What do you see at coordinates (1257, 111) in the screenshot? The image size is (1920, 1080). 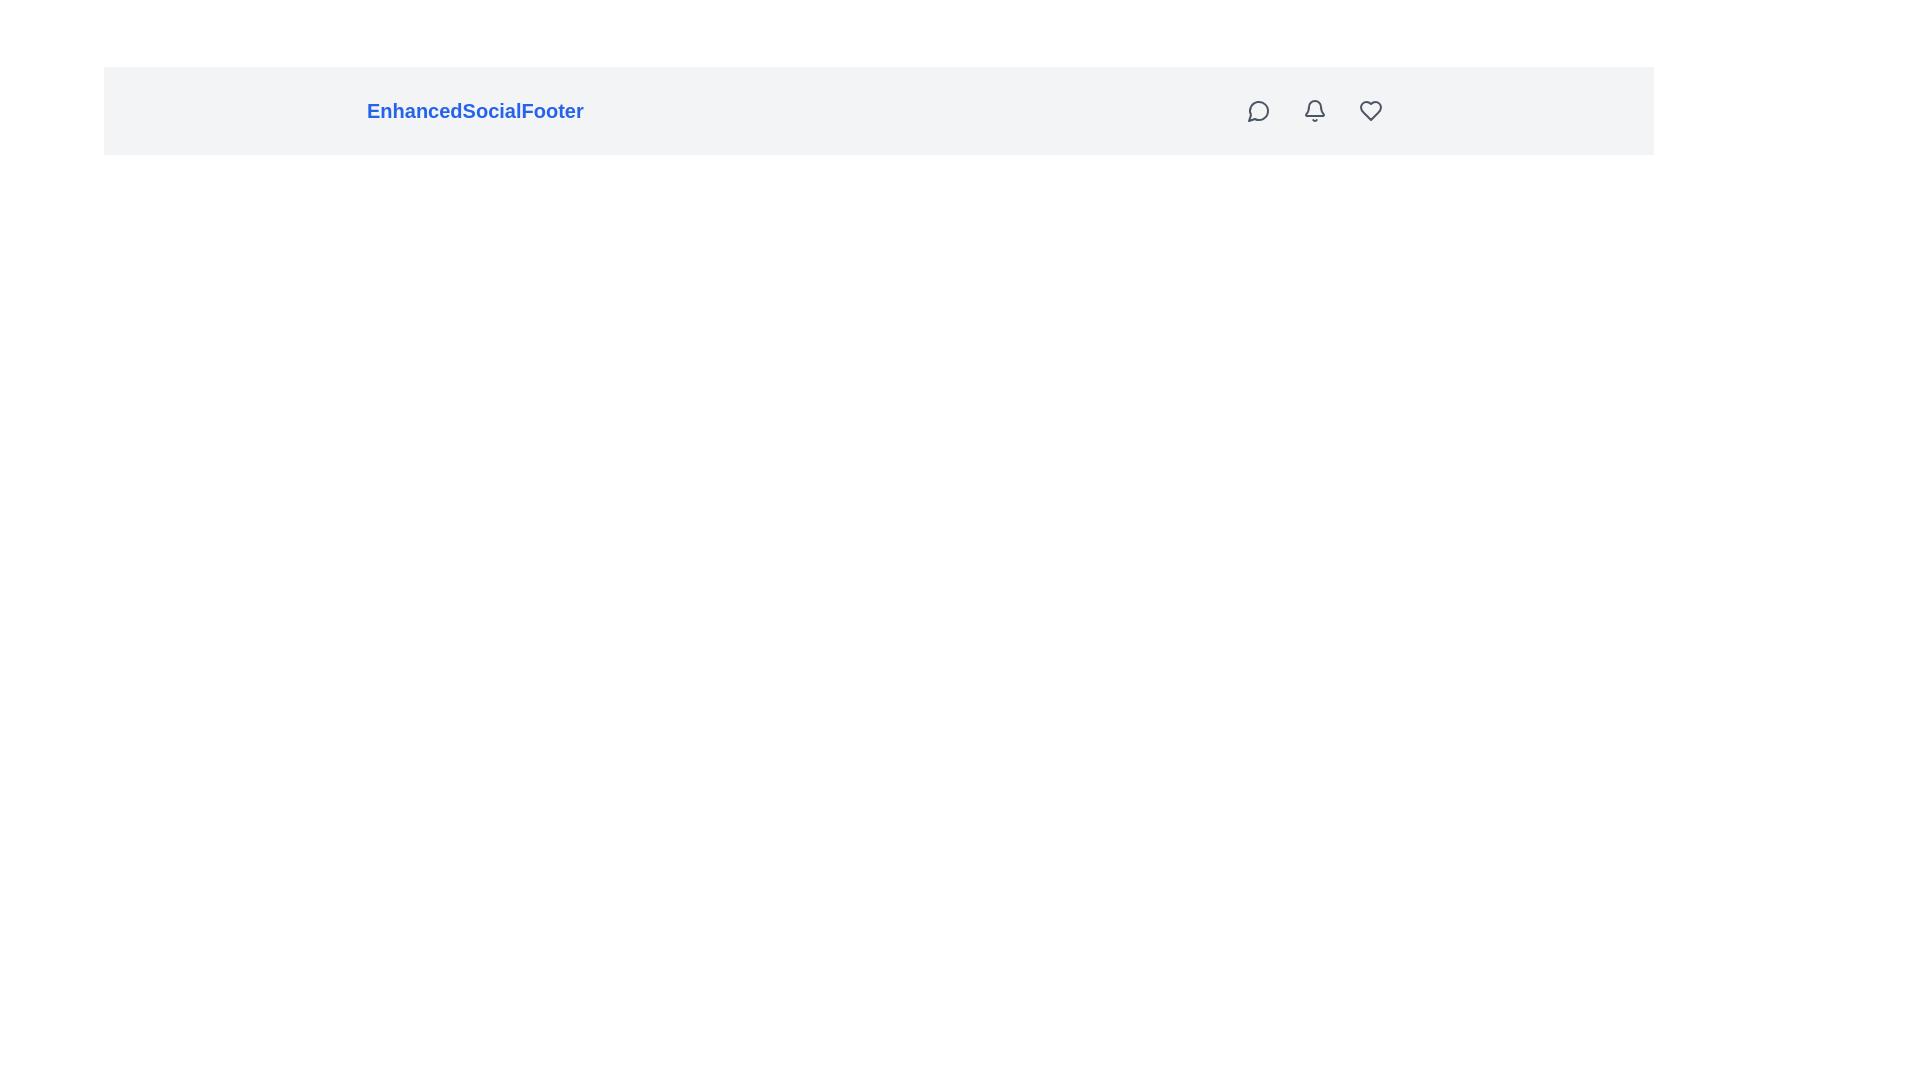 I see `the speech bubble icon button located in the top-right corner of the interface, to the left of the bell-shaped icon and right of the text 'EnhancedSocialFooter'` at bounding box center [1257, 111].